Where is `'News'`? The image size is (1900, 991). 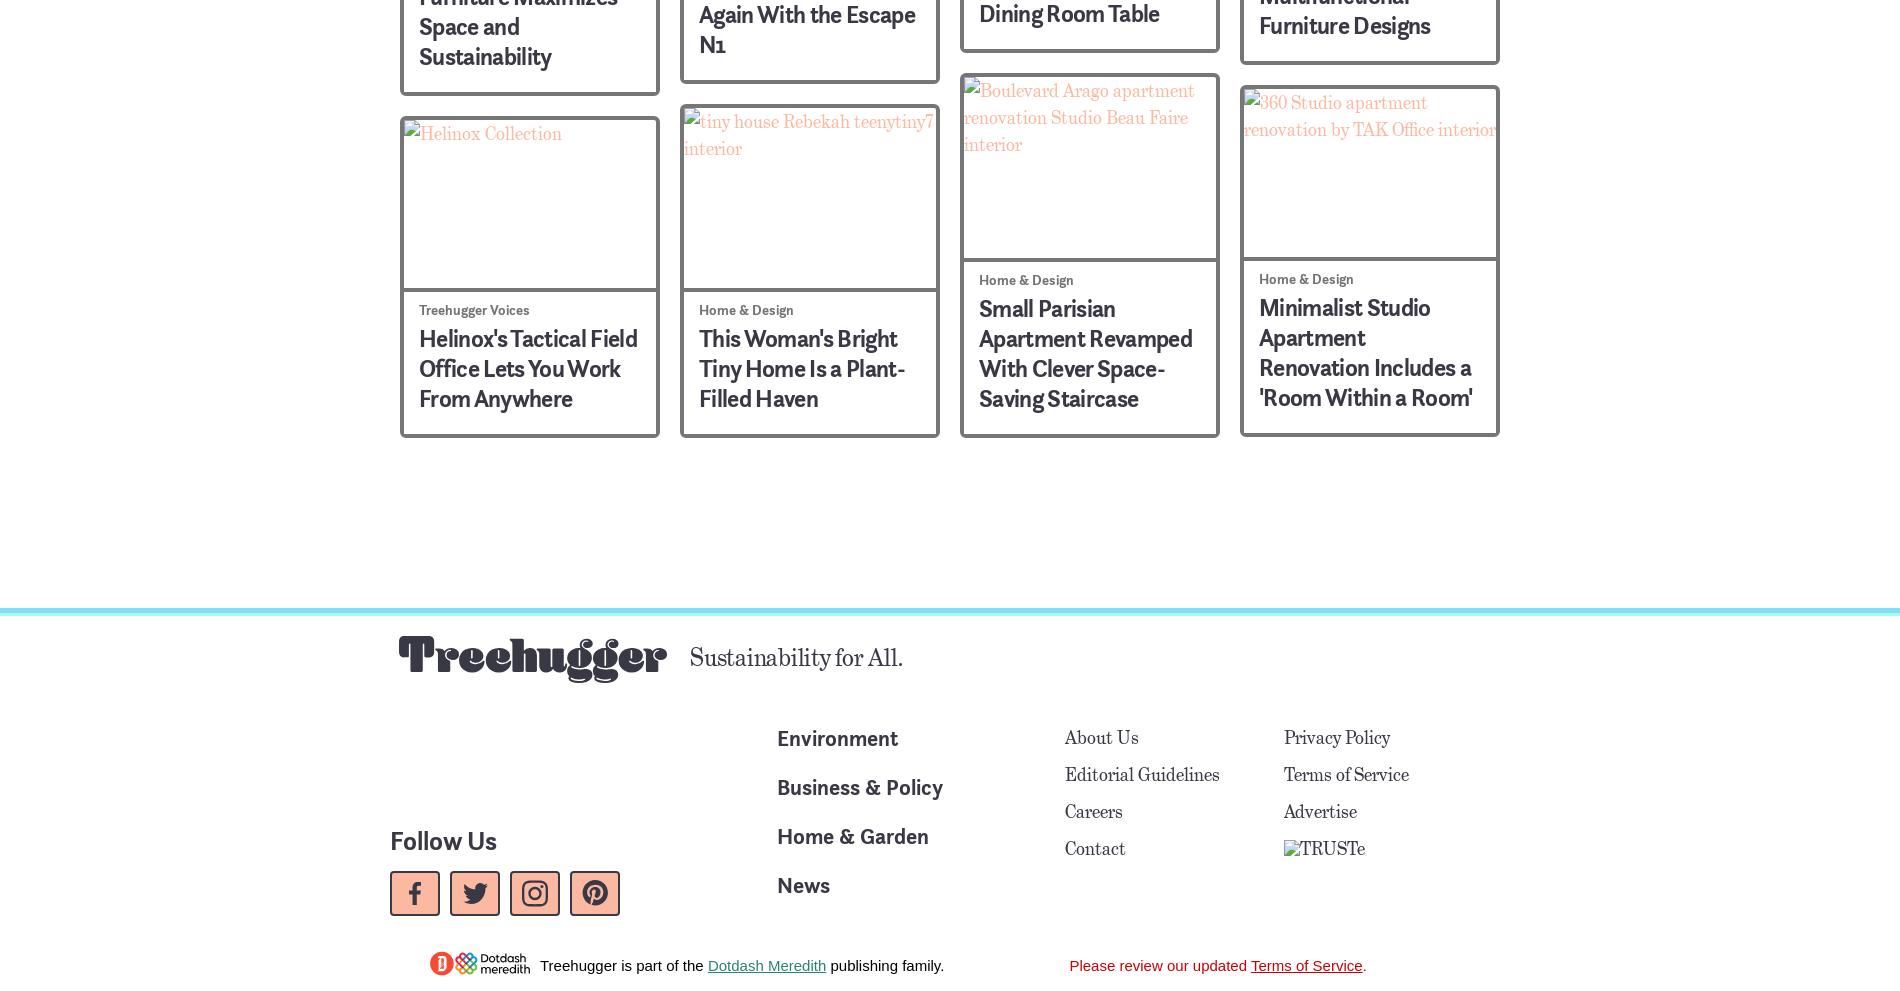 'News' is located at coordinates (802, 884).